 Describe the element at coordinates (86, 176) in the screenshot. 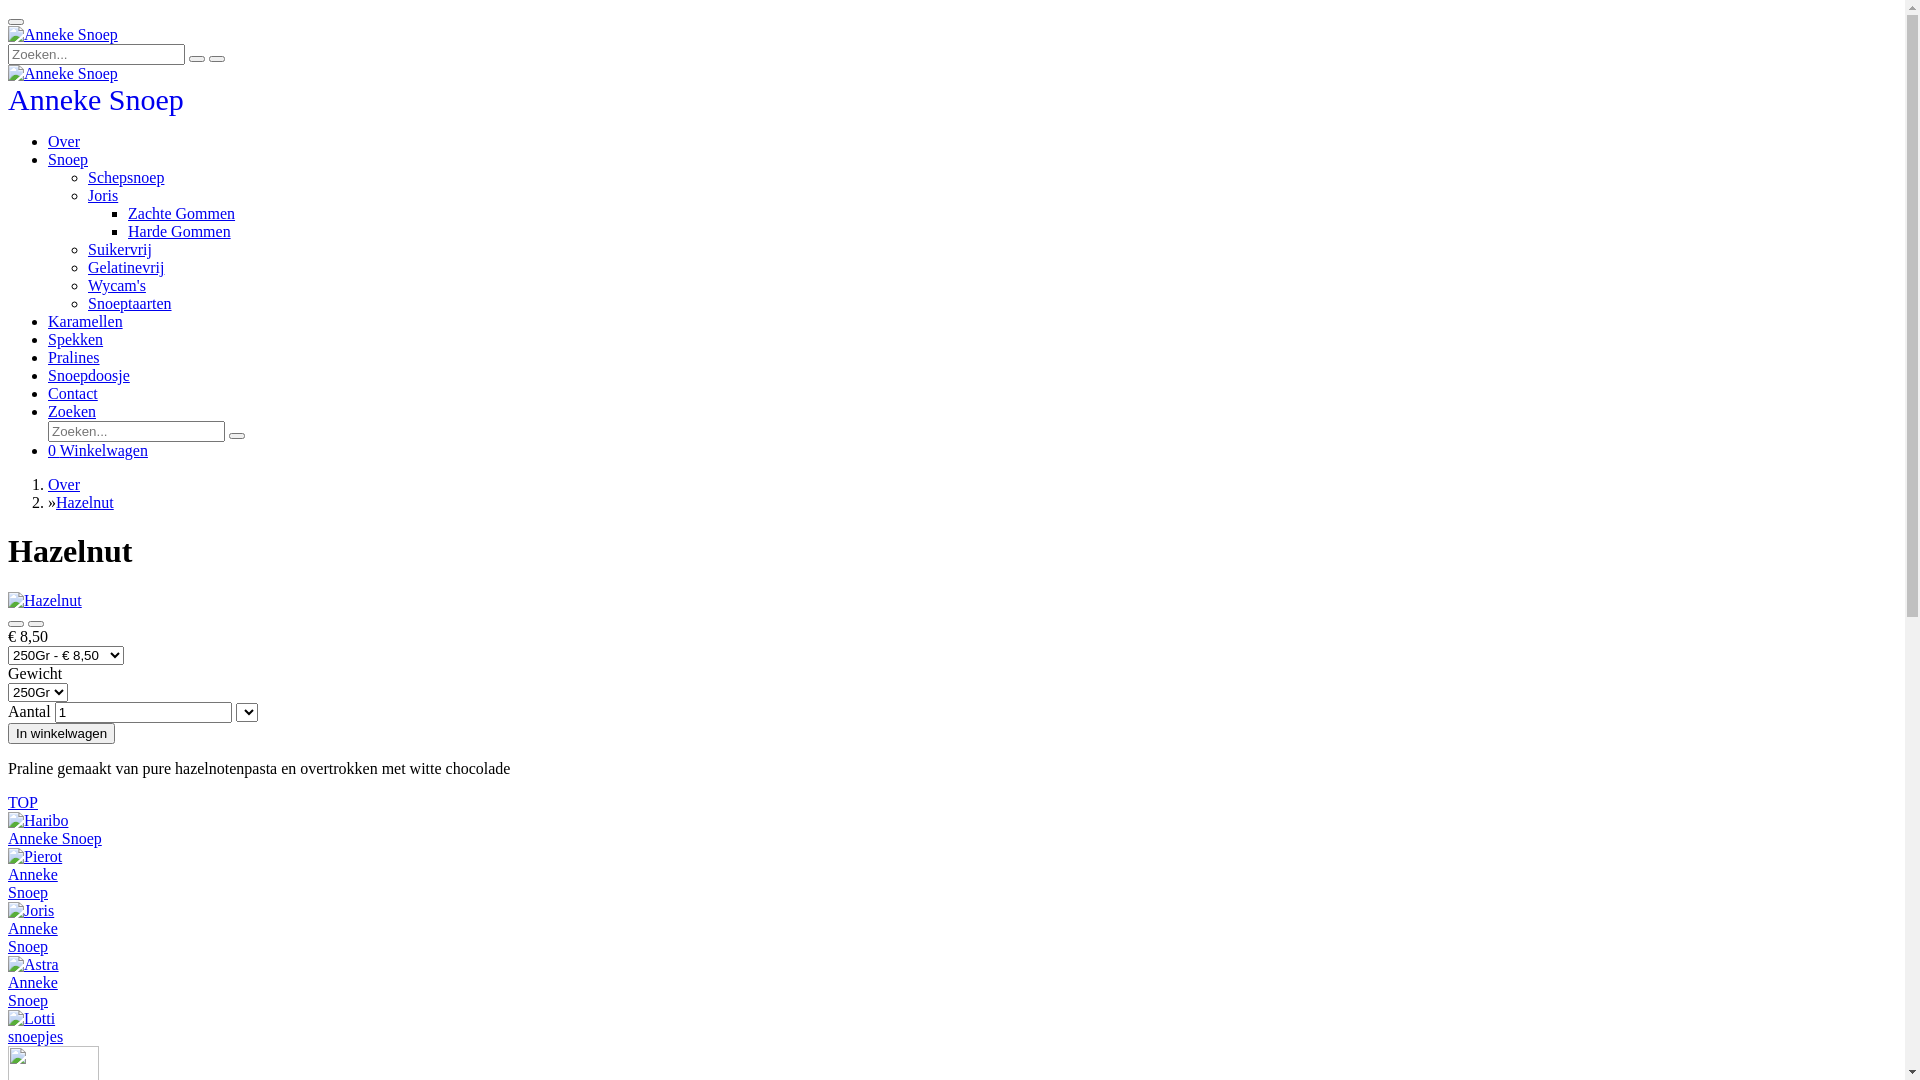

I see `'Schepsnoep'` at that location.